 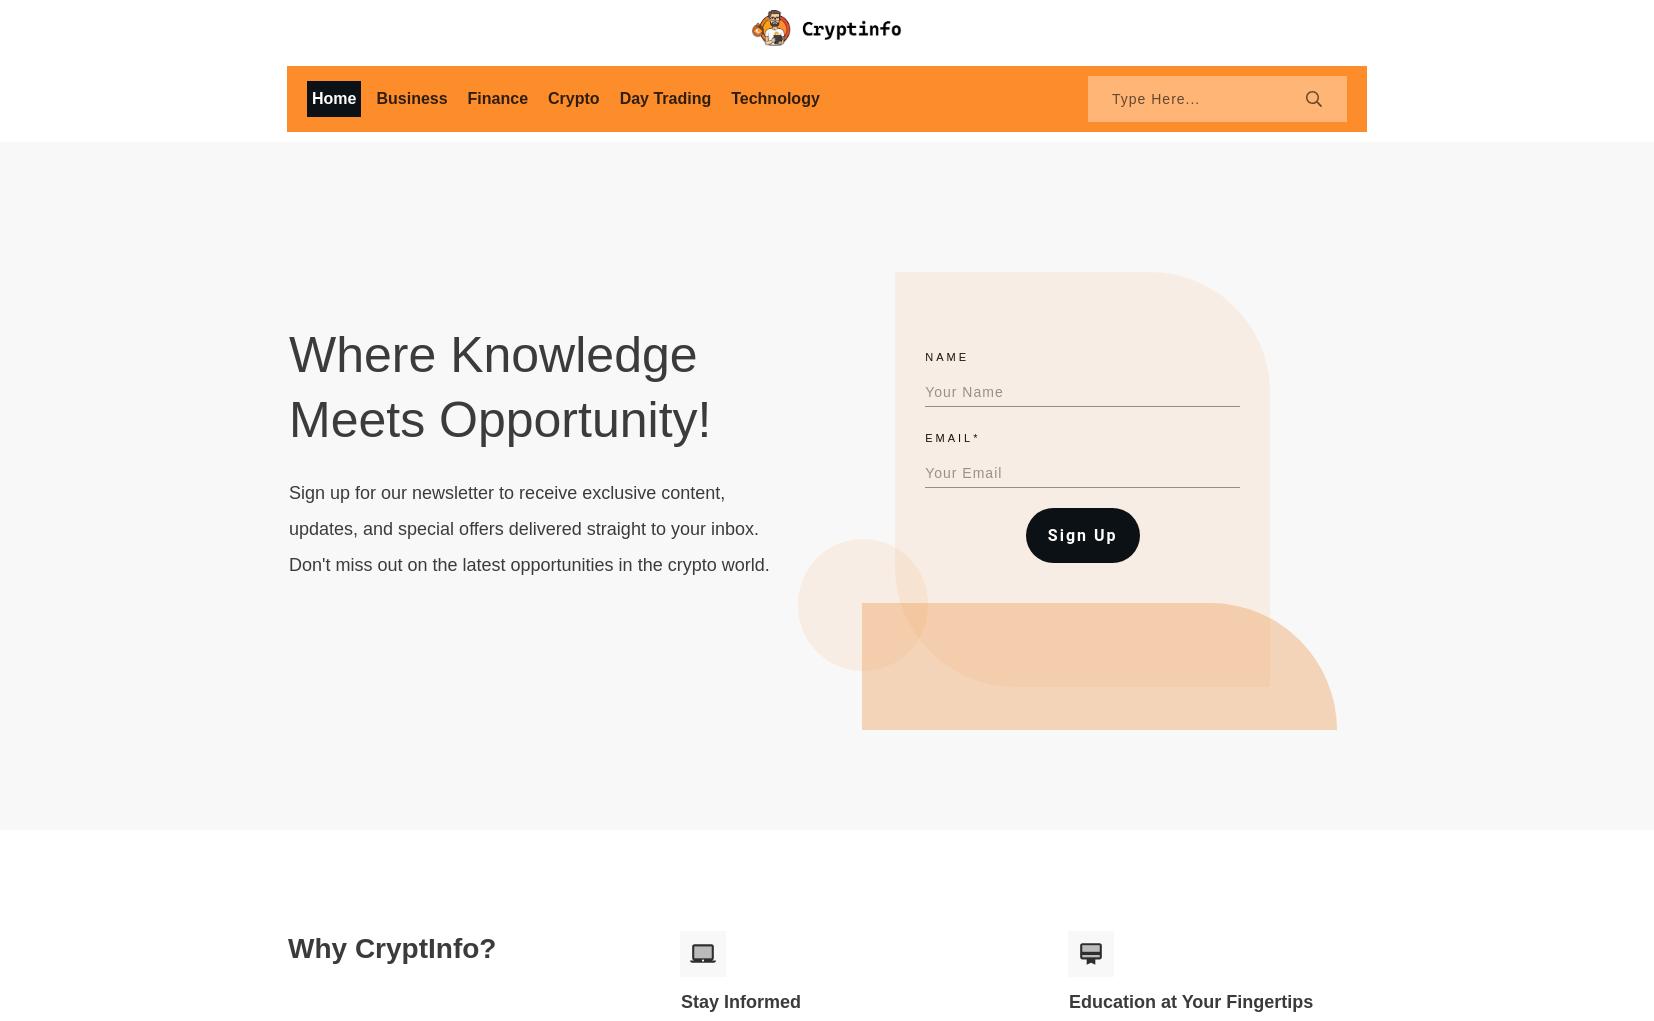 What do you see at coordinates (497, 96) in the screenshot?
I see `'Finance'` at bounding box center [497, 96].